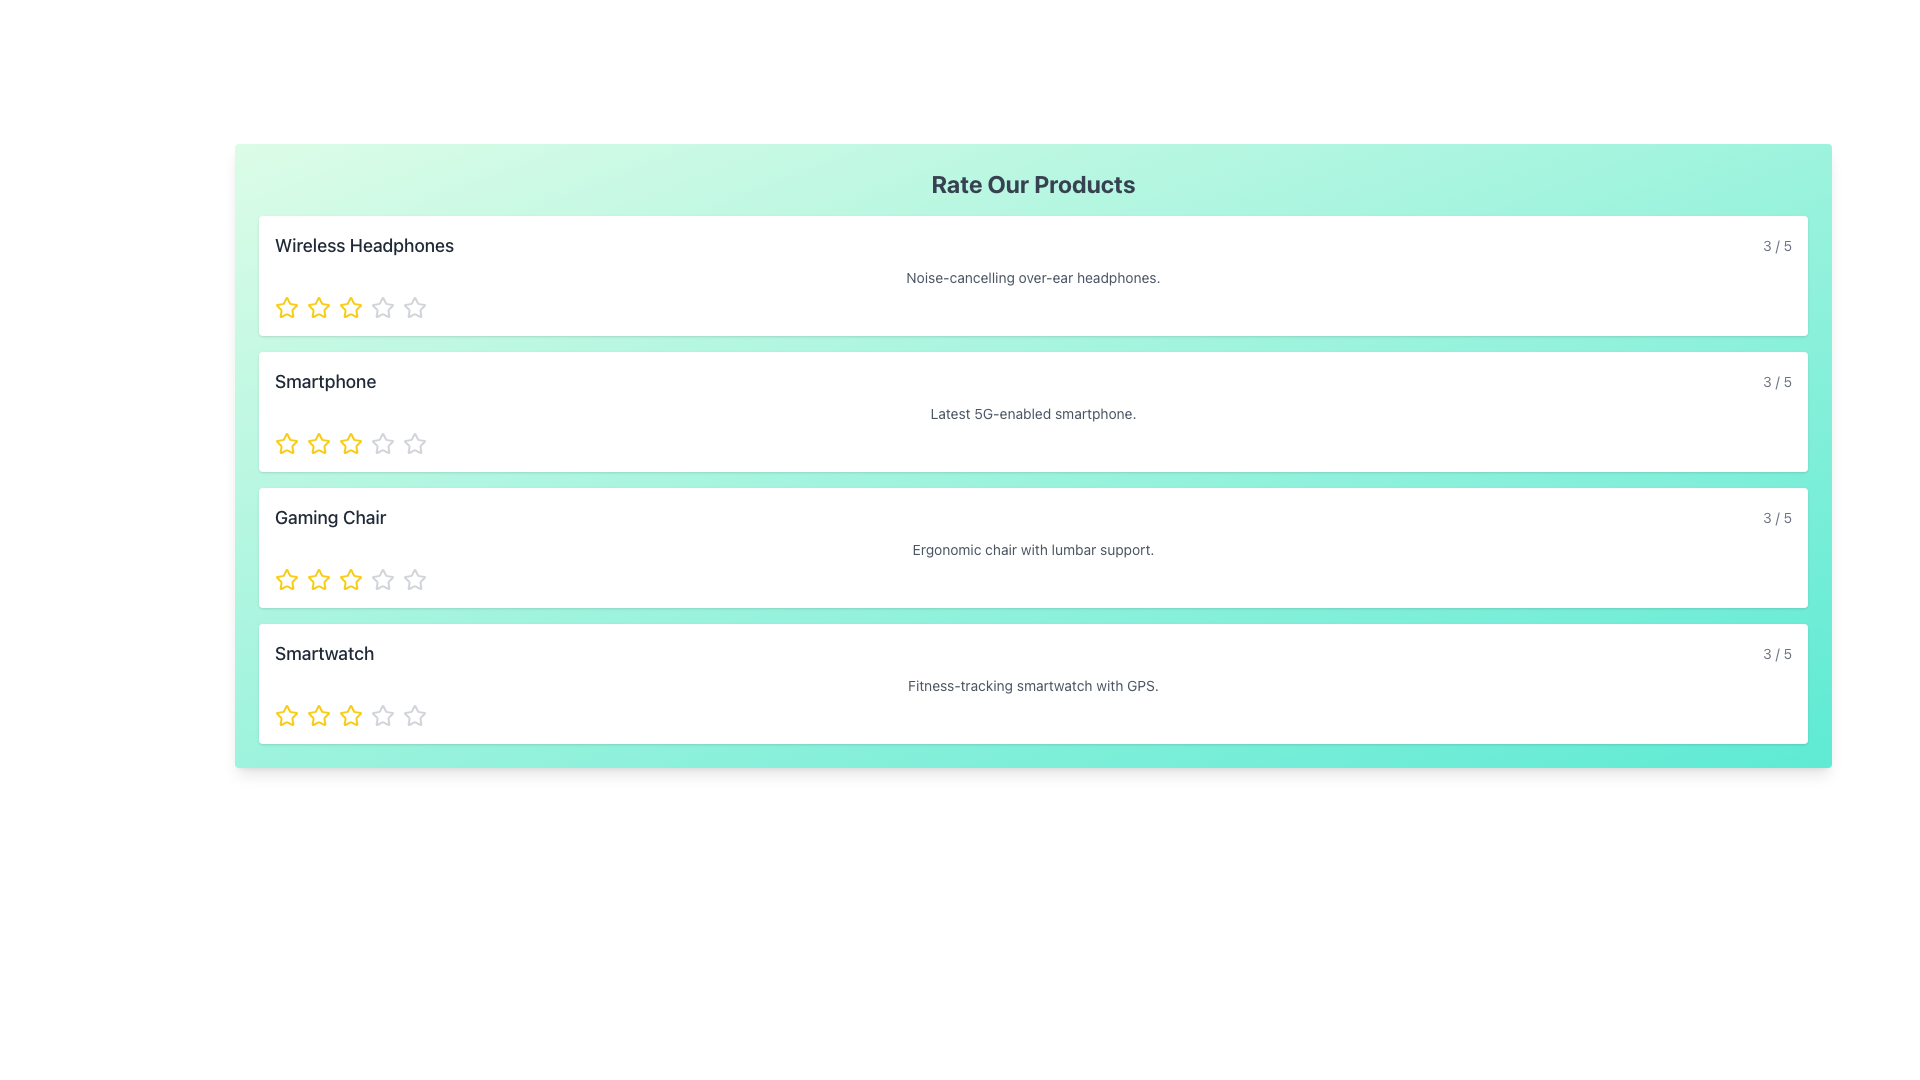 The image size is (1920, 1080). I want to click on the heading element that displays 'Rate Our Products', styled with a bold font and large size, located at the top of a panel with a gradient green background, so click(1033, 184).